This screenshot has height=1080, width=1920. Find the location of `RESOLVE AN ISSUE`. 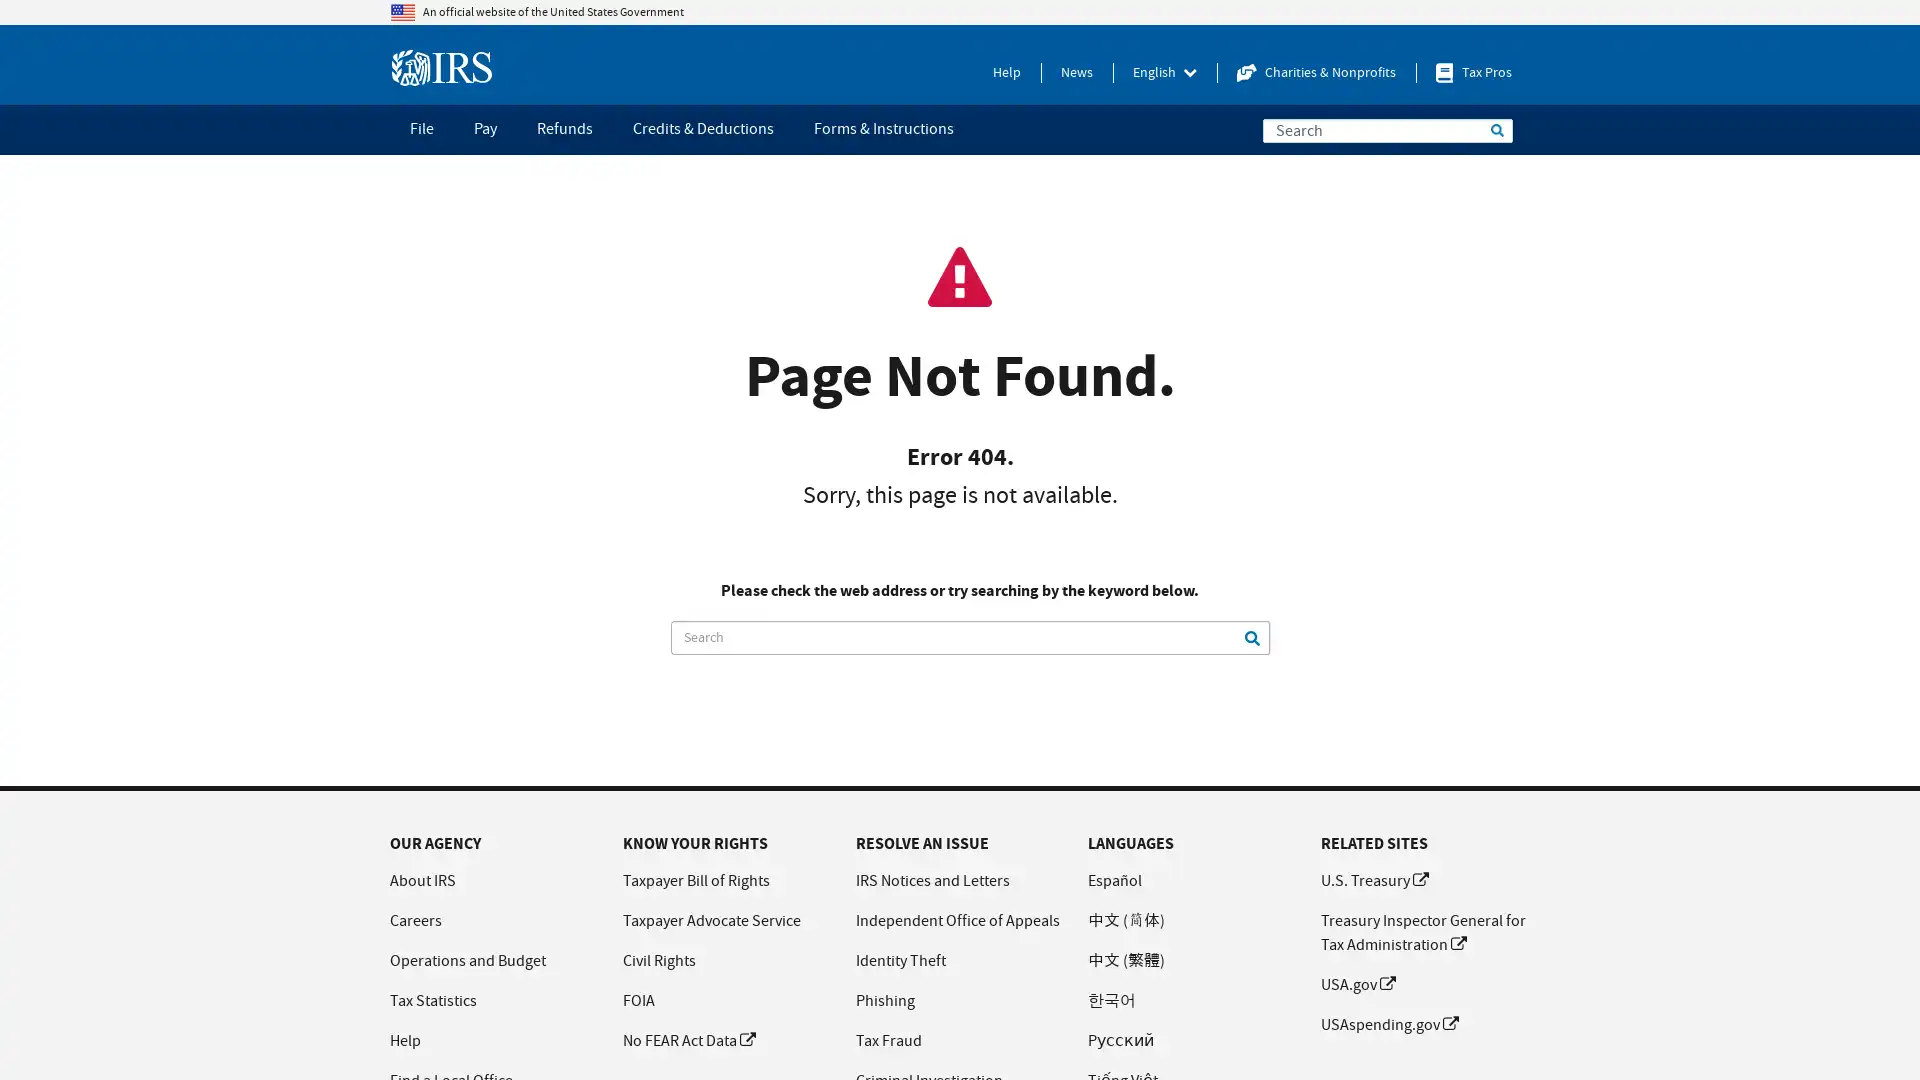

RESOLVE AN ISSUE is located at coordinates (920, 844).